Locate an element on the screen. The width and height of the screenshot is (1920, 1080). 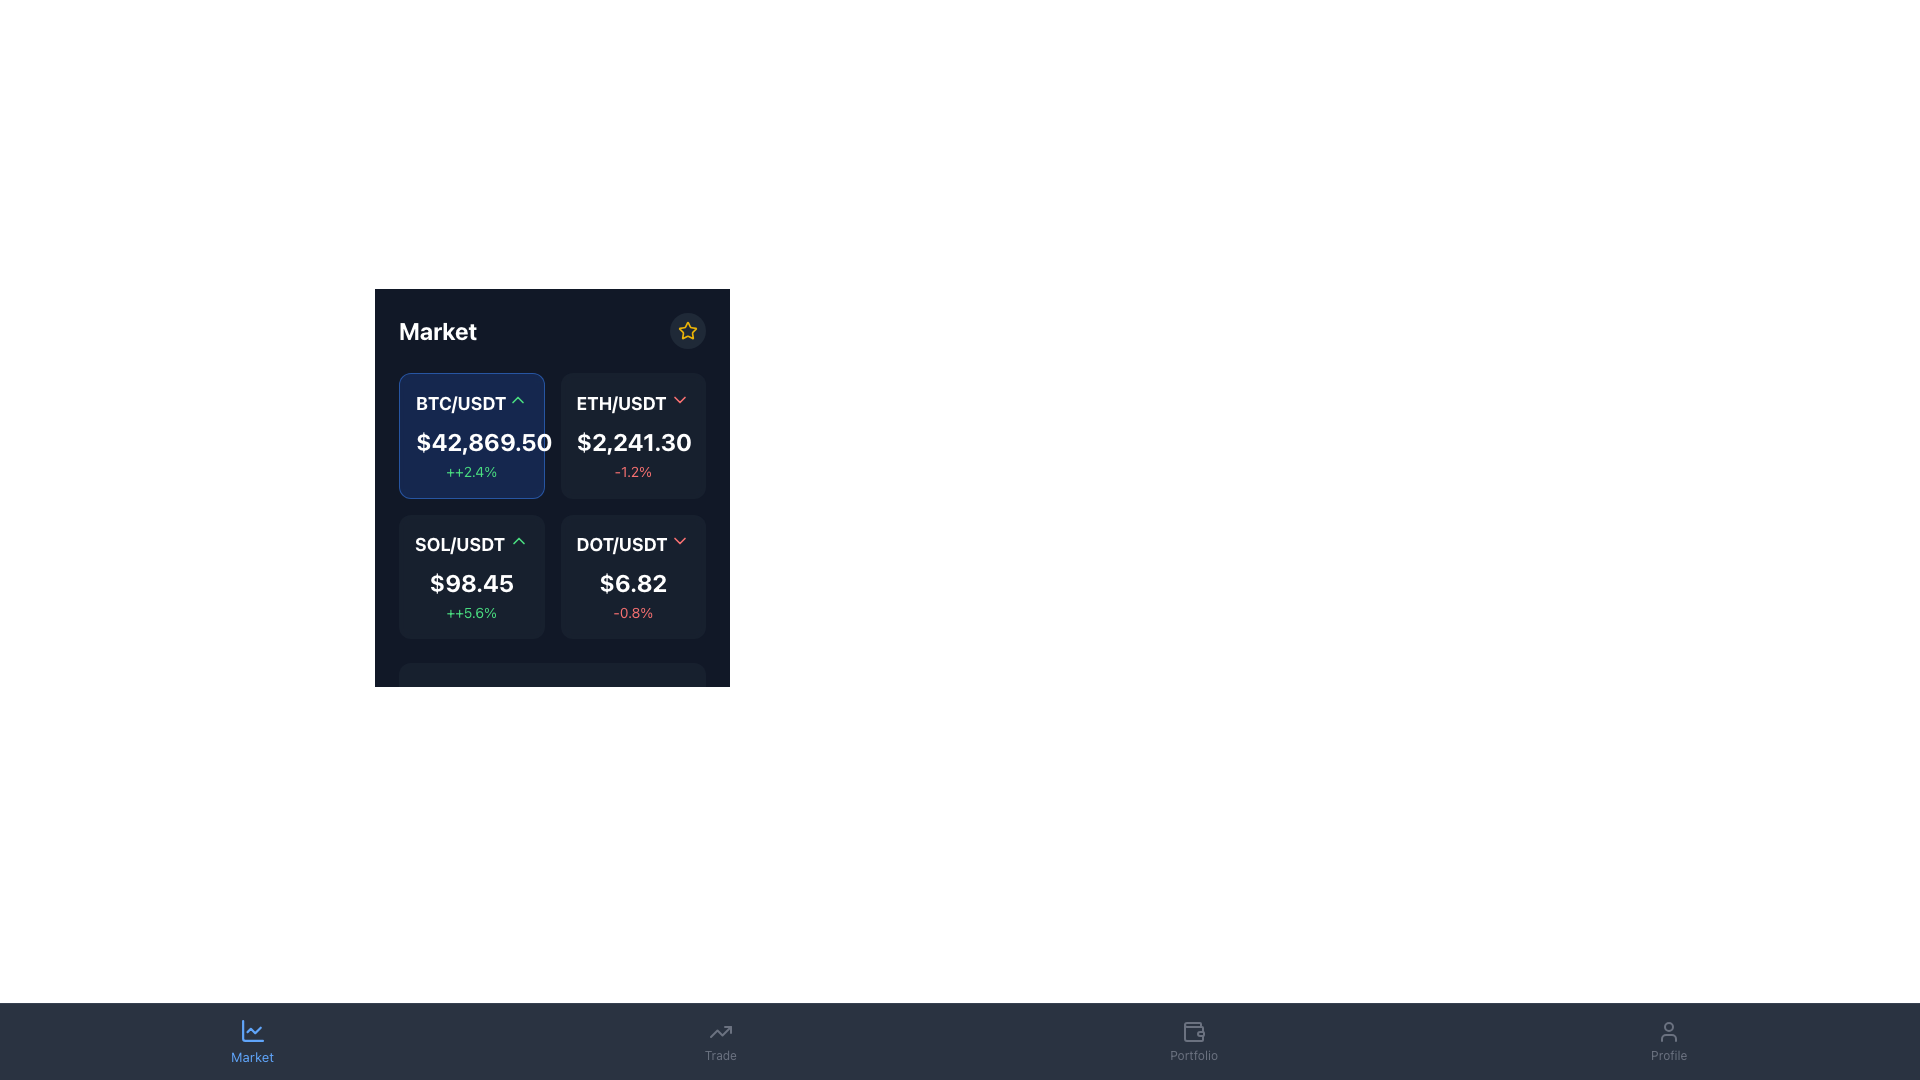
the upward-pointing green chevron icon located to the right of the 'SOL/USDT' label is located at coordinates (518, 540).